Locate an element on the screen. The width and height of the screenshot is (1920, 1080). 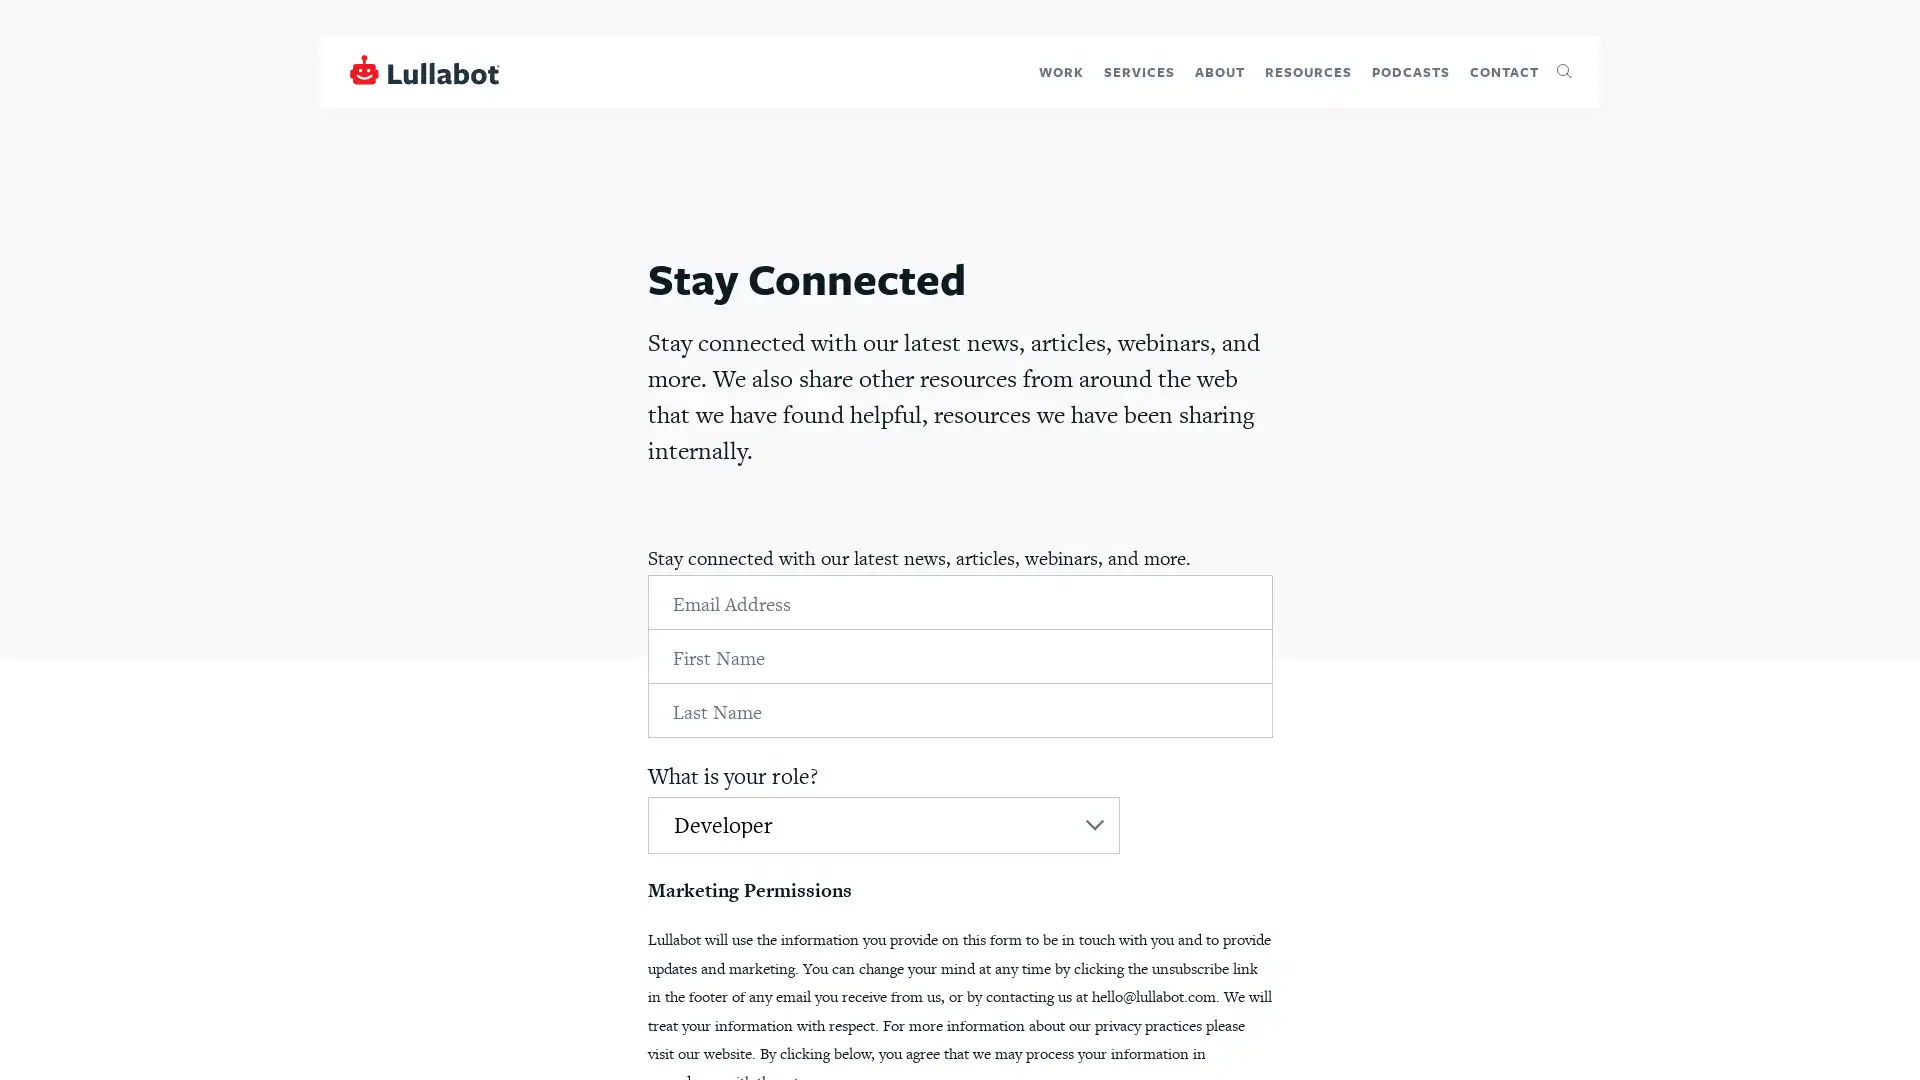
Toggle search form visibility is located at coordinates (1563, 71).